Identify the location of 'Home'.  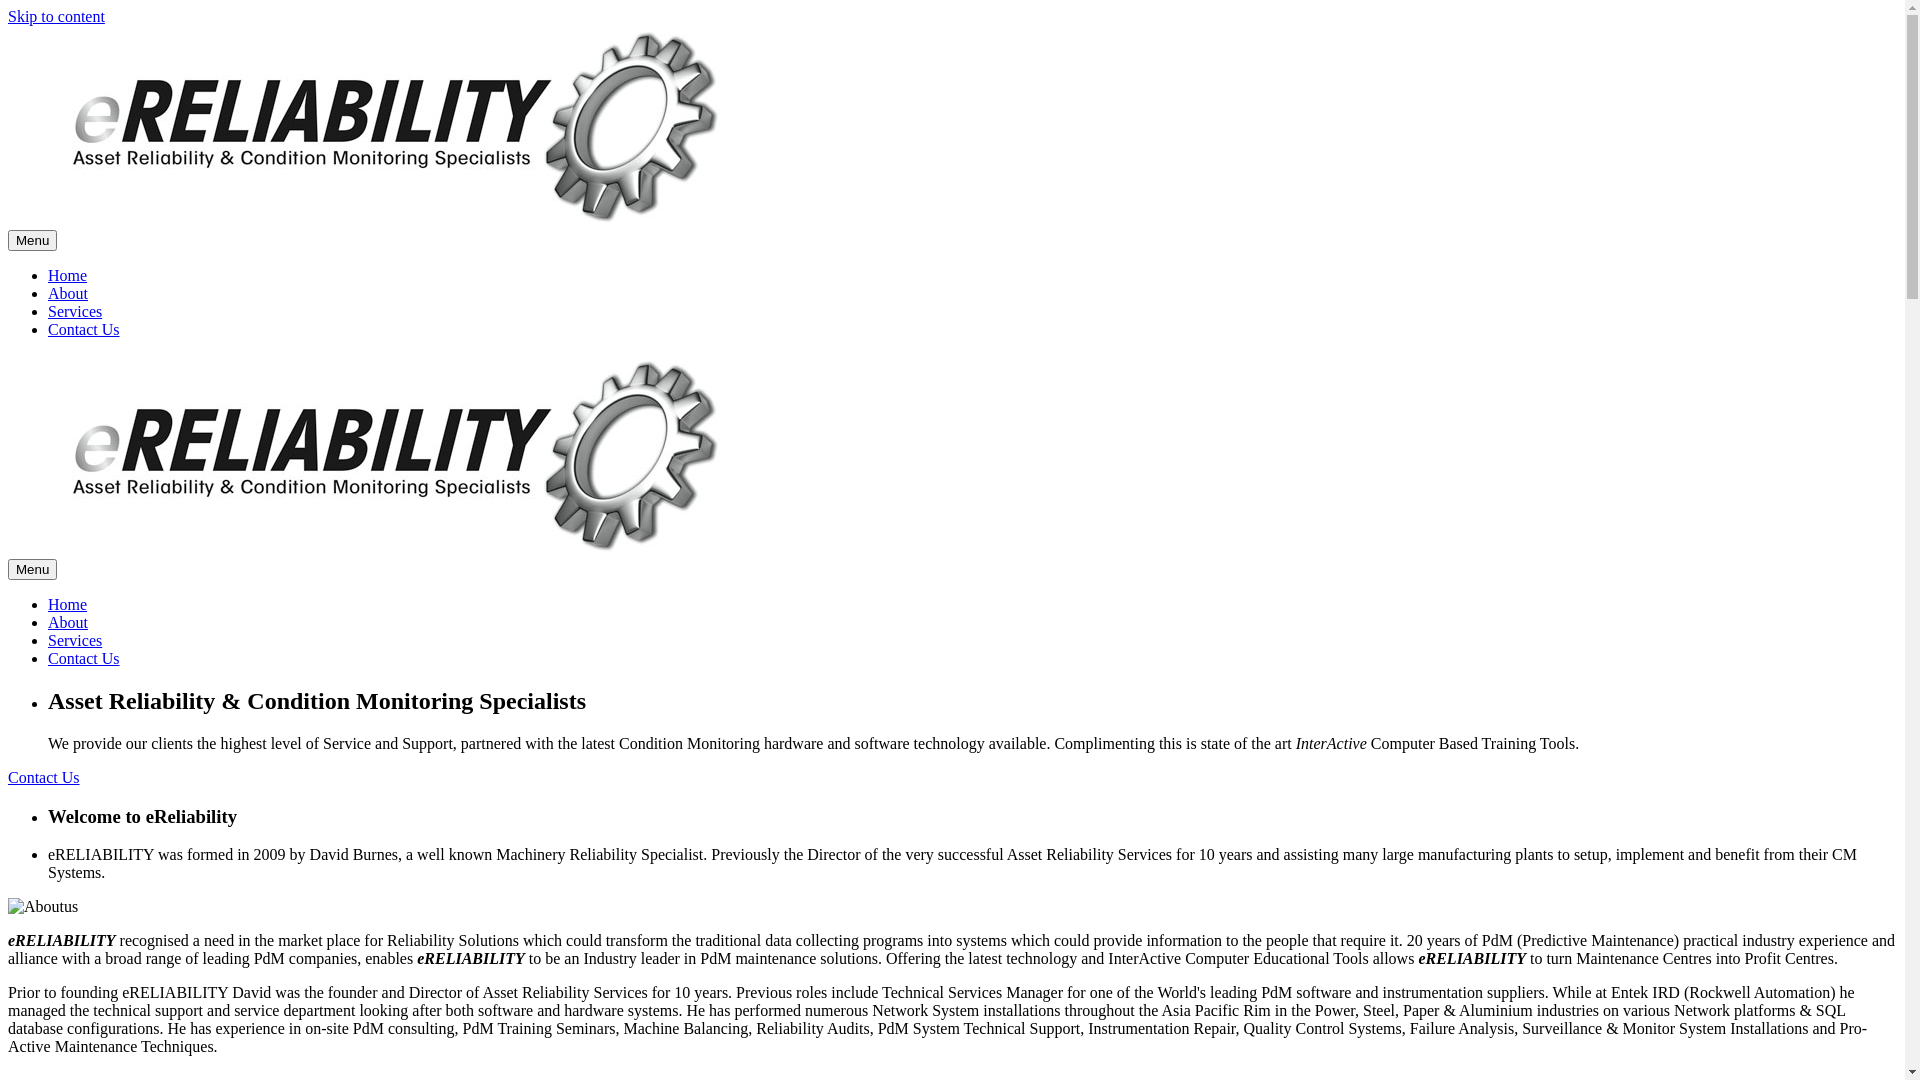
(67, 603).